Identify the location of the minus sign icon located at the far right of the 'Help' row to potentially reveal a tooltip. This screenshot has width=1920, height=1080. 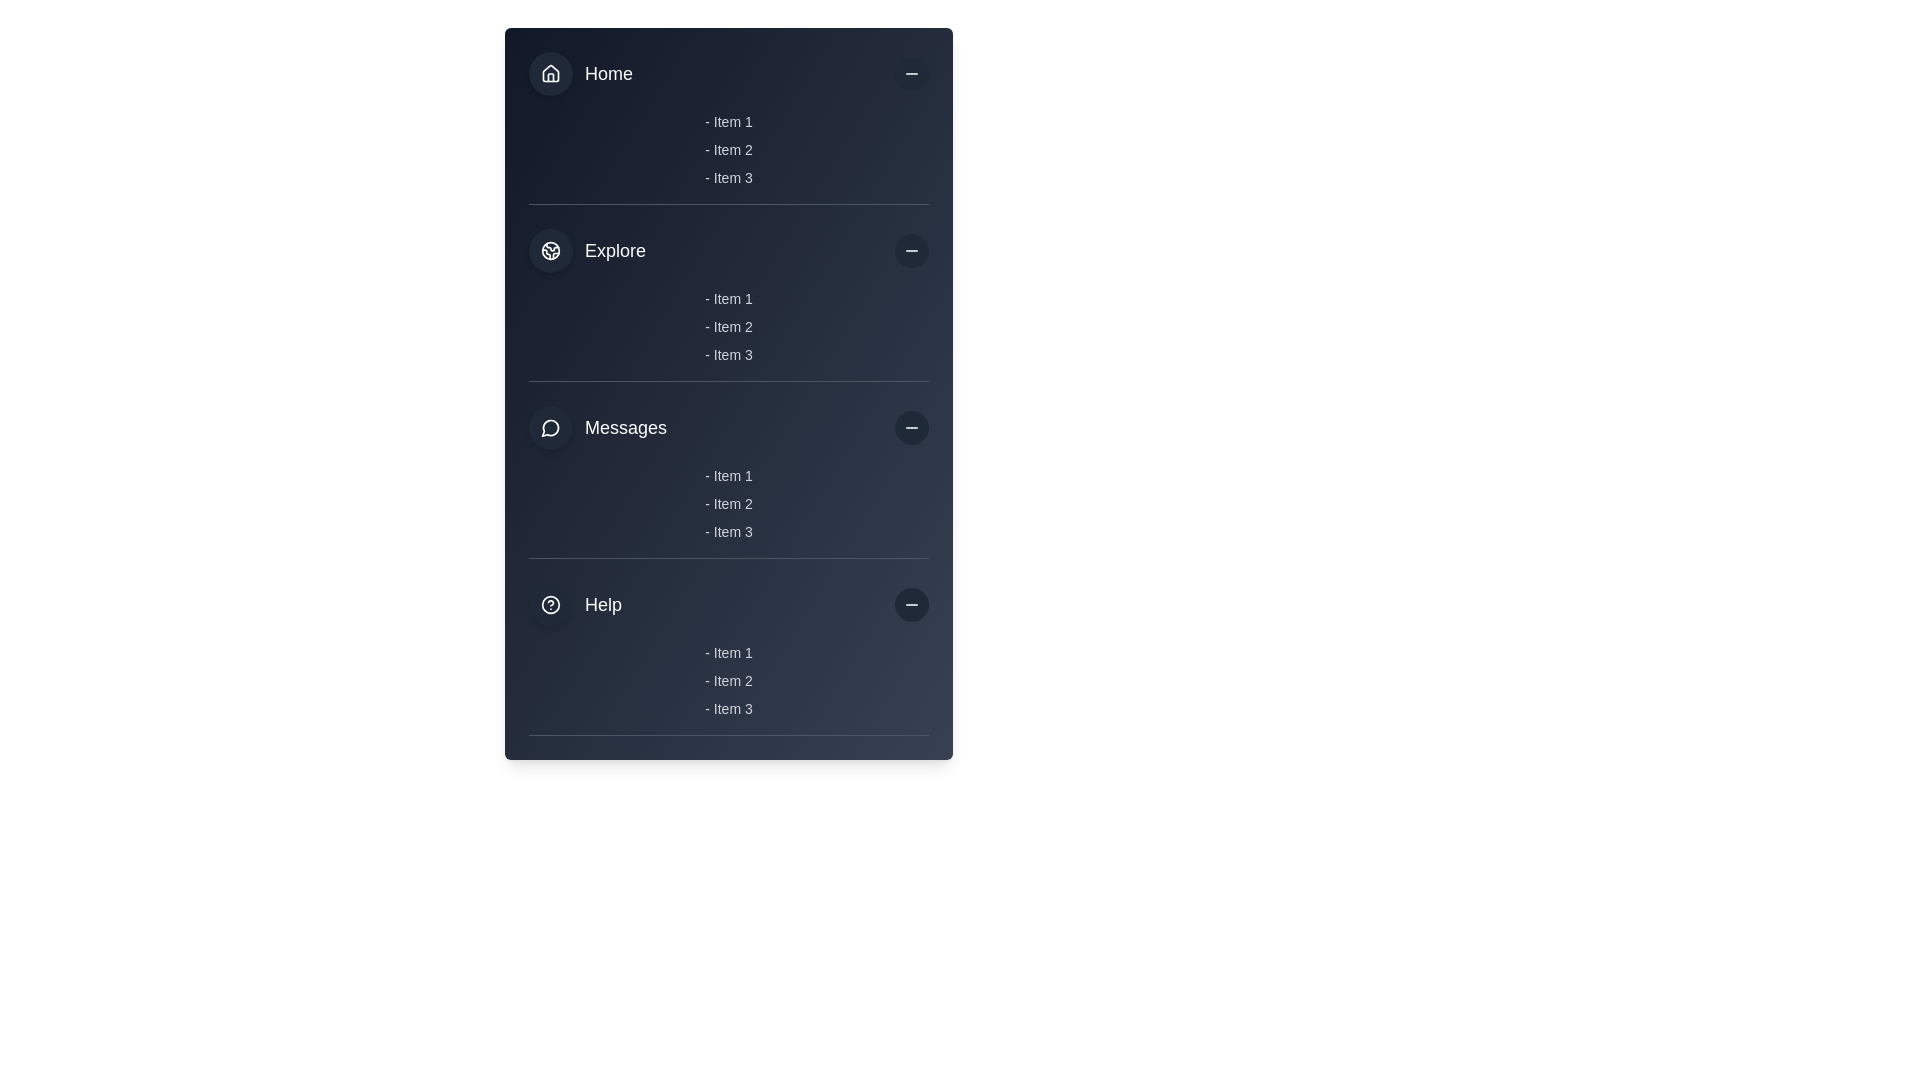
(911, 604).